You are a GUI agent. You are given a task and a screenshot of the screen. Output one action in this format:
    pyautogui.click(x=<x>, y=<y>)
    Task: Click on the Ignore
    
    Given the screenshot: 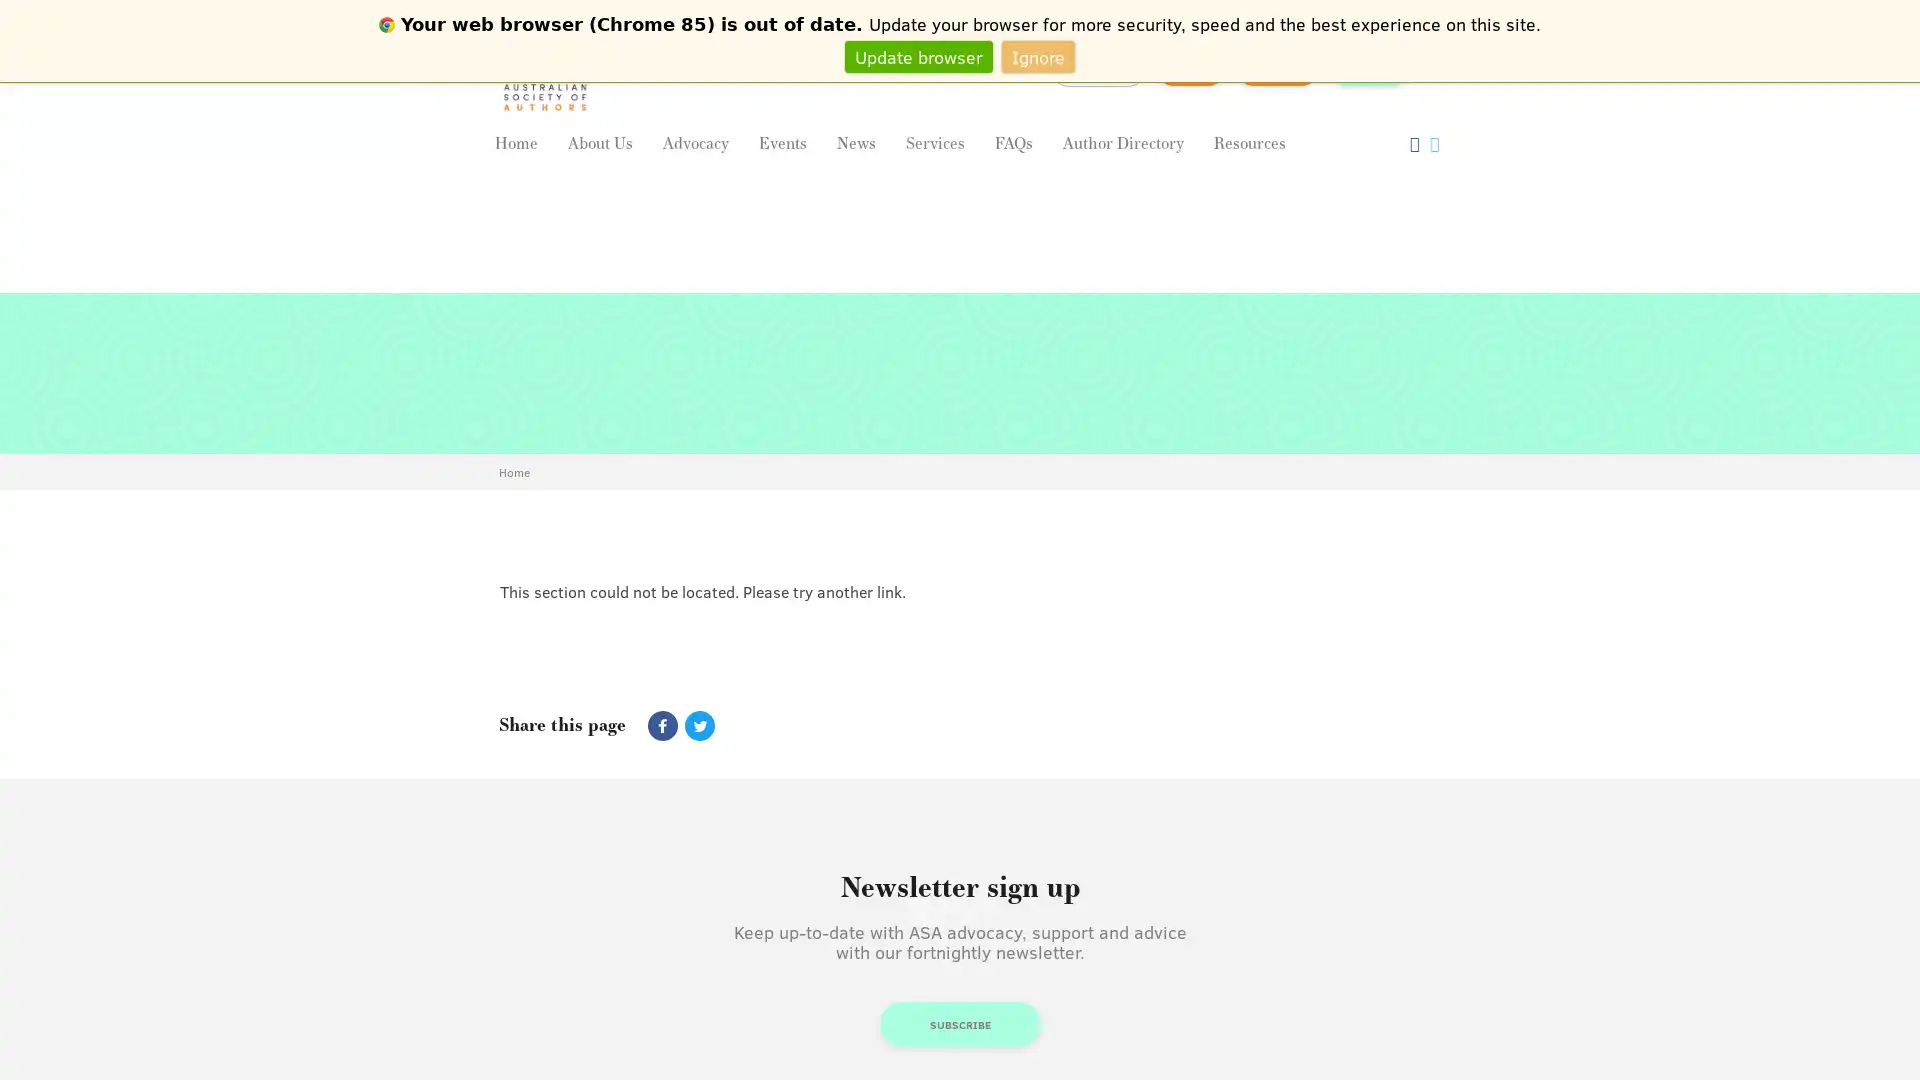 What is the action you would take?
    pyautogui.click(x=1038, y=55)
    